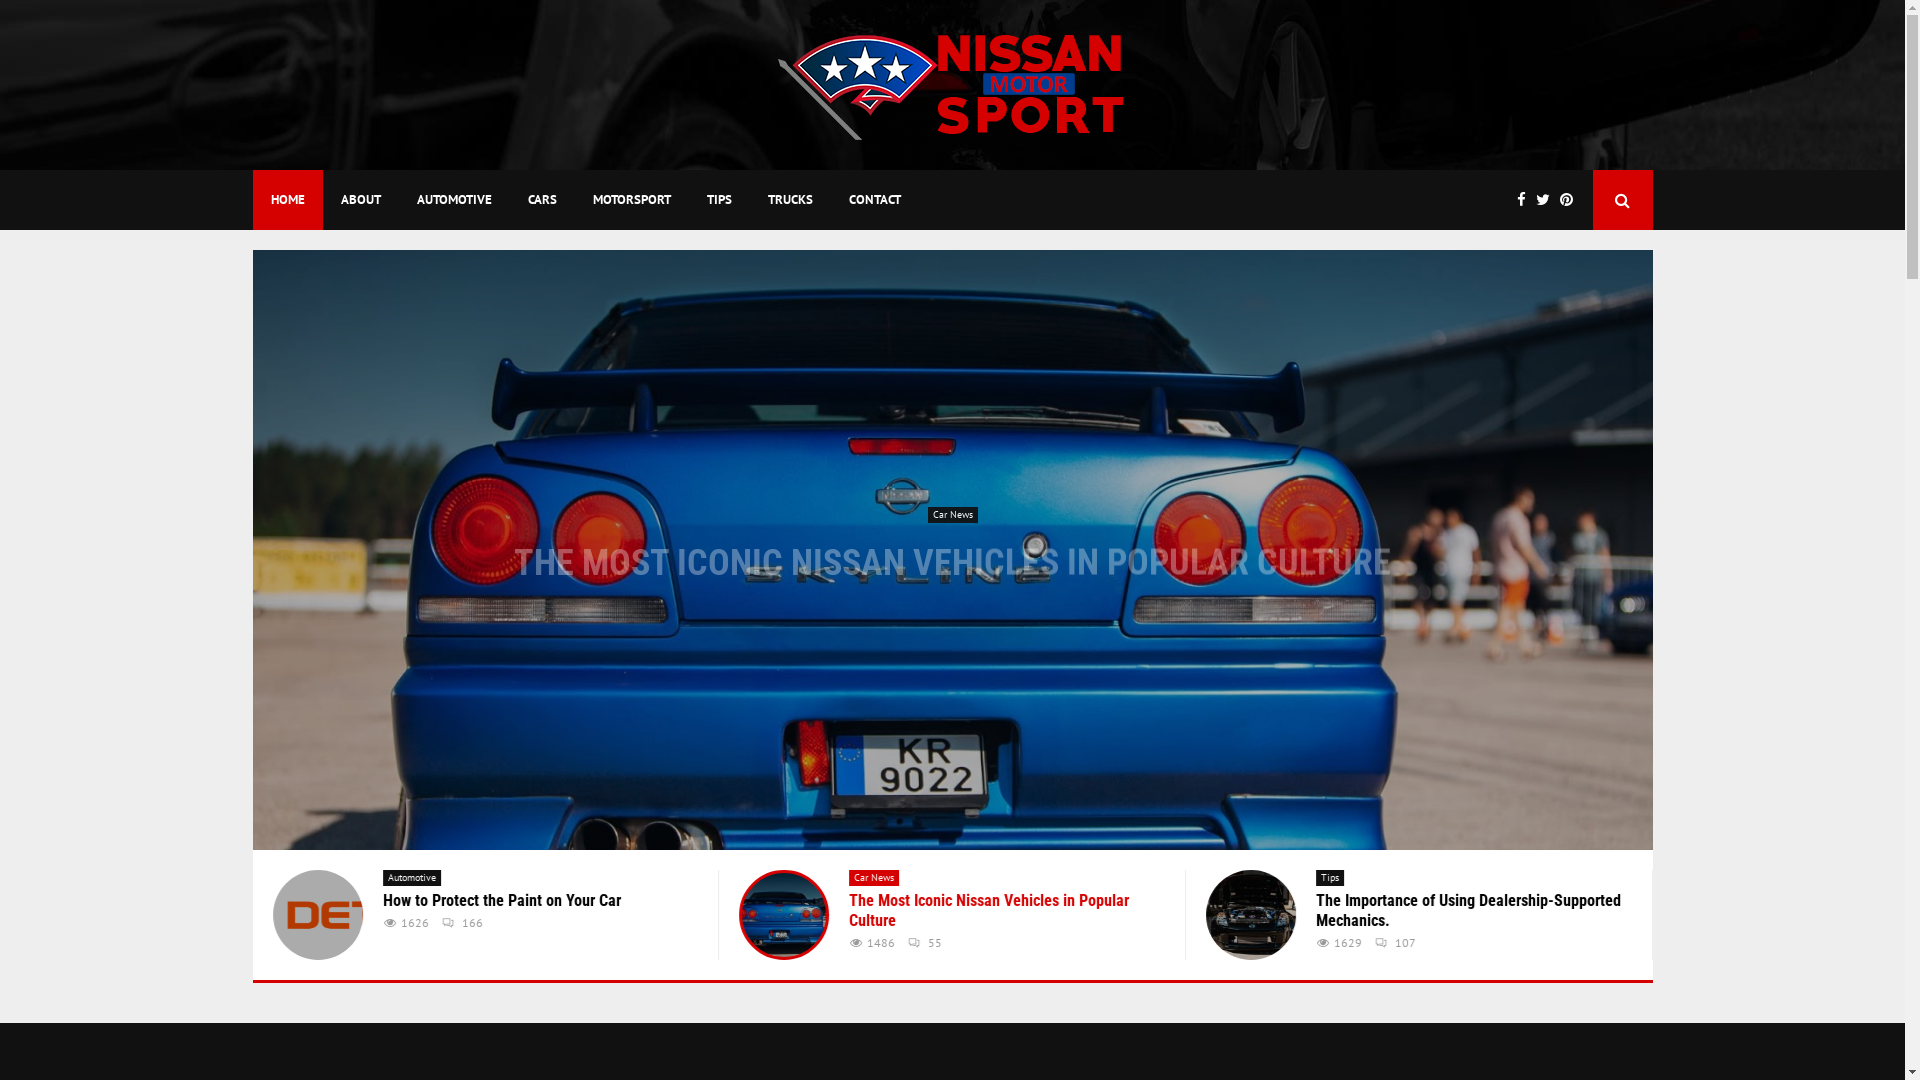  Describe the element at coordinates (1535, 200) in the screenshot. I see `'Twitter'` at that location.